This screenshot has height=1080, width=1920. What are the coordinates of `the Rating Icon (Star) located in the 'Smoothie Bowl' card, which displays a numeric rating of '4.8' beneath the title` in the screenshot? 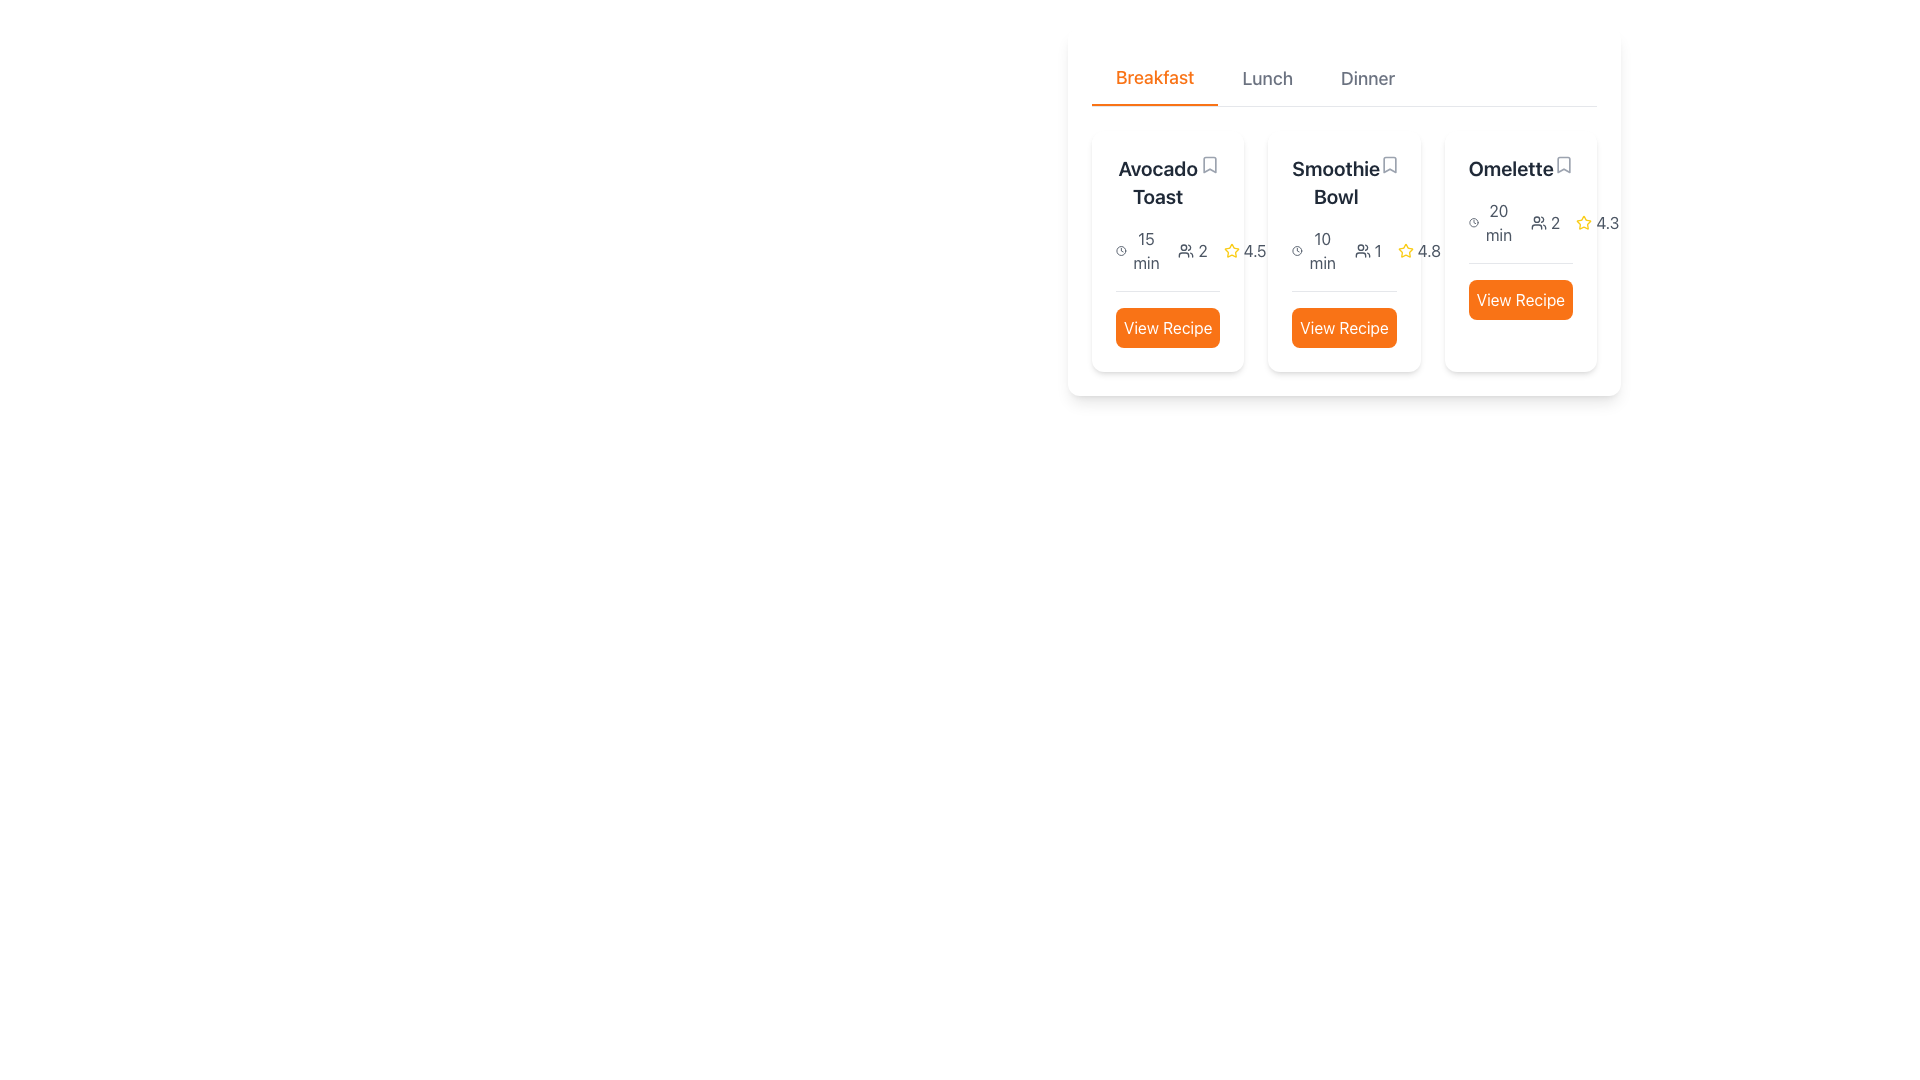 It's located at (1404, 249).